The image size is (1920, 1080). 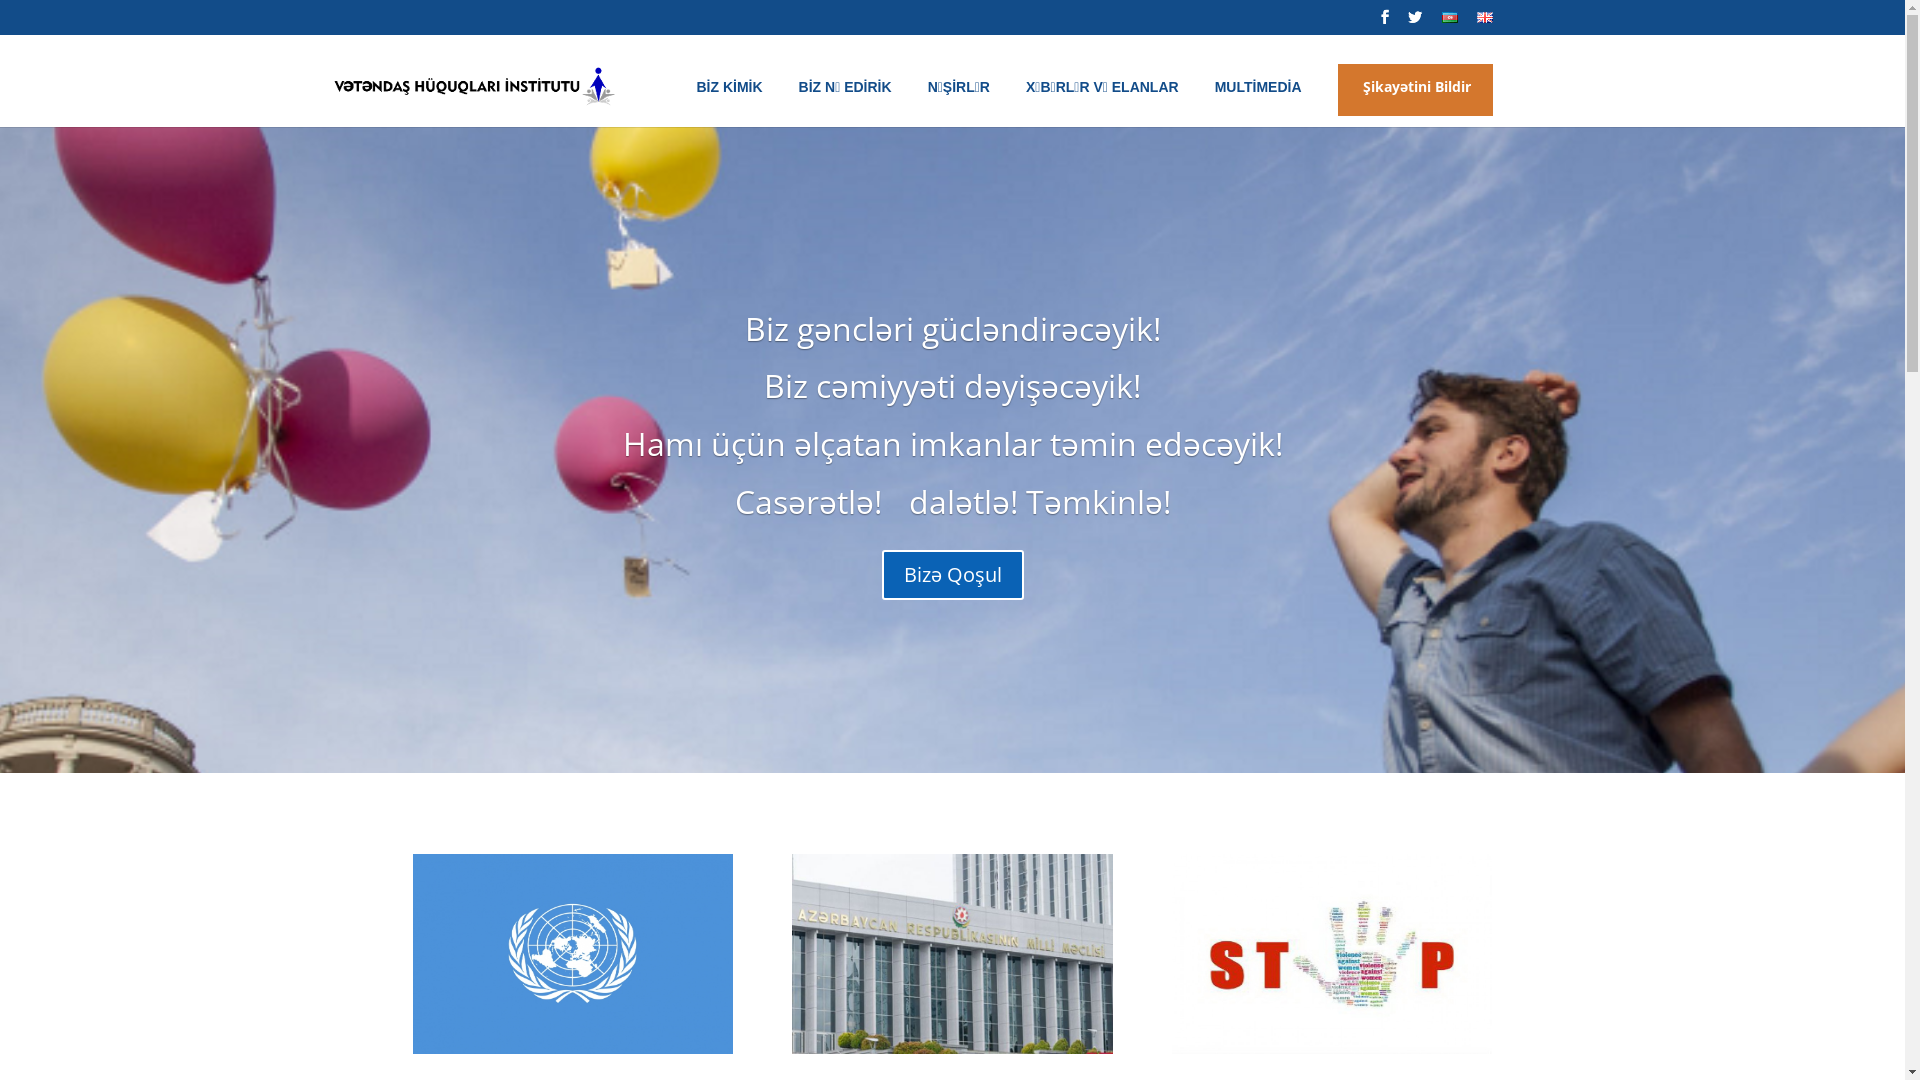 What do you see at coordinates (696, 103) in the screenshot?
I see `'BIZ KIMIK'` at bounding box center [696, 103].